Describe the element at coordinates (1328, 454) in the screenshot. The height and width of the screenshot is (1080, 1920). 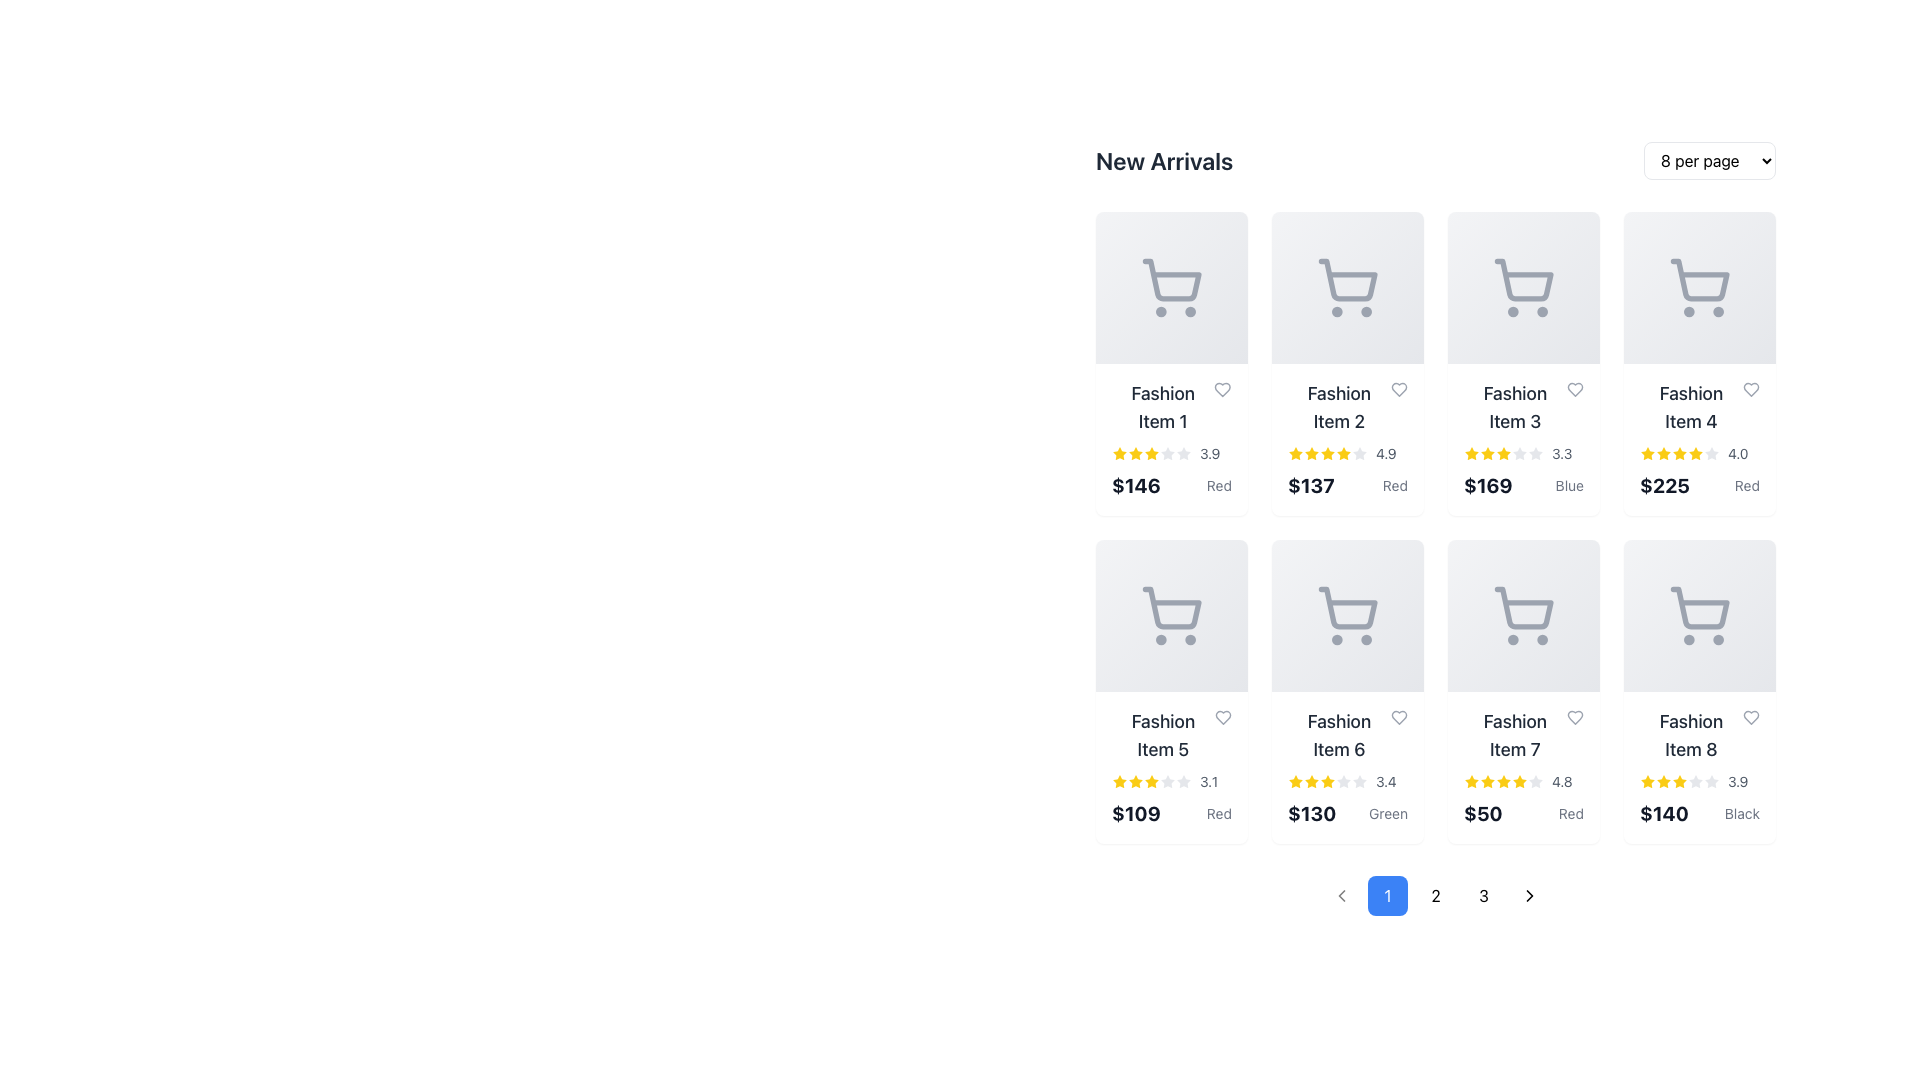
I see `the fourth star icon in the rating system under the 'Fashion Item 2' section to examine its quality representation` at that location.